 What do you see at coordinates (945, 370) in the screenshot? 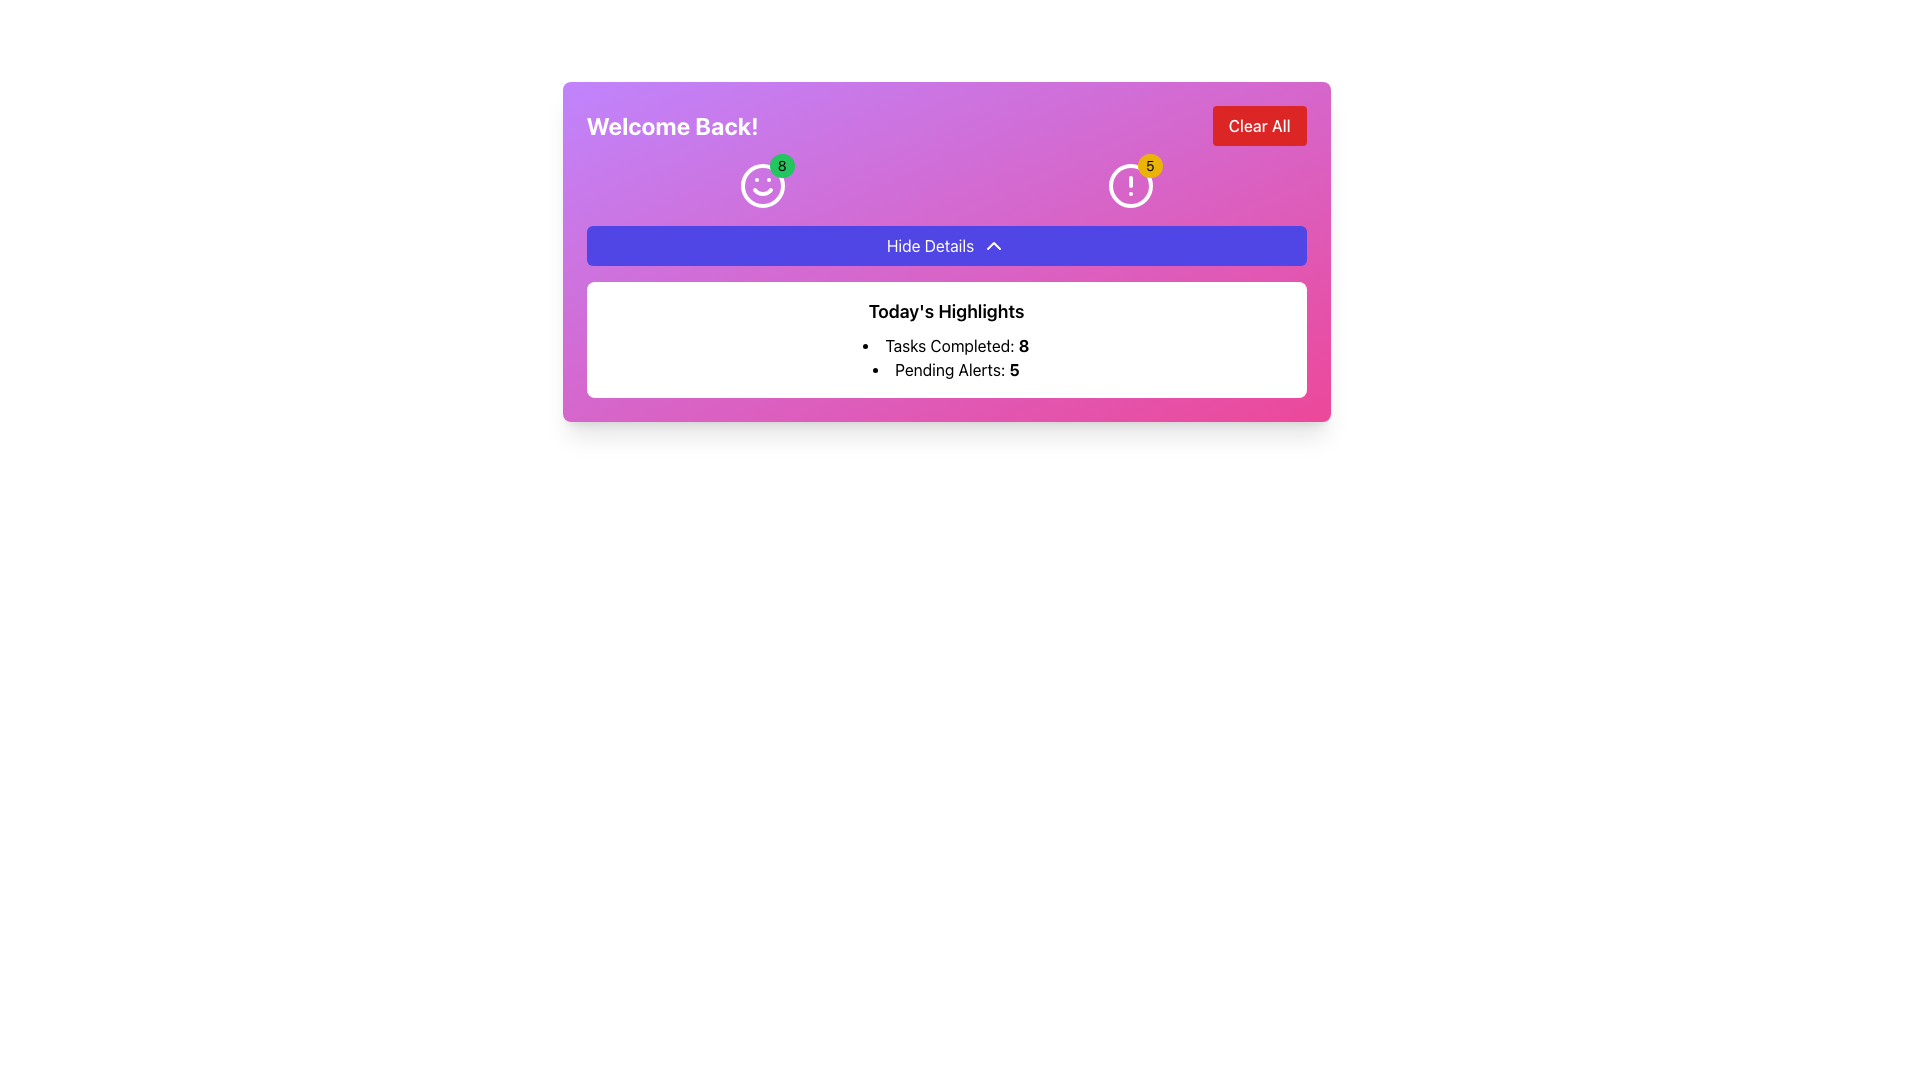
I see `the text label displaying 'Pending Alerts: 5', which is the second item in the list under 'Today's Highlights'` at bounding box center [945, 370].